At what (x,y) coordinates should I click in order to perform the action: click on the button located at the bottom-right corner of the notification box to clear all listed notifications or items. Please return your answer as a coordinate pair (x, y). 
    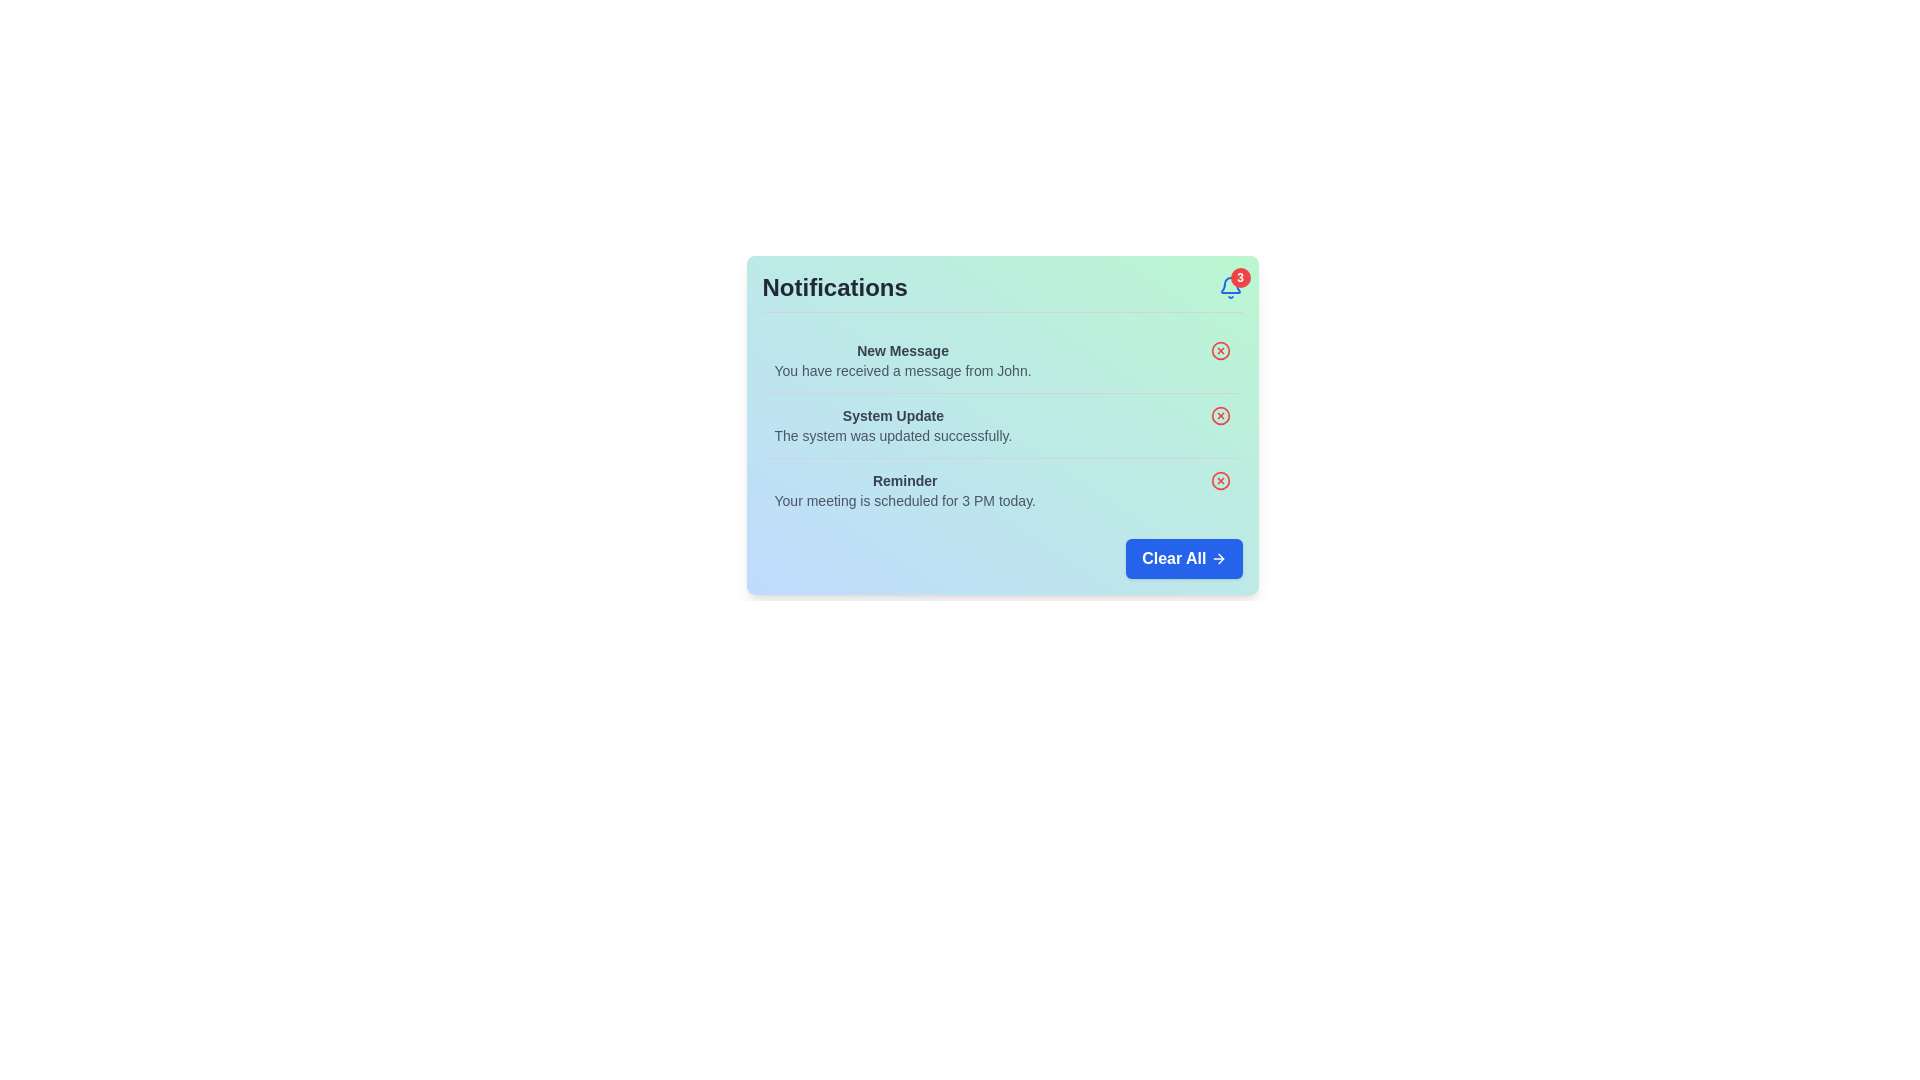
    Looking at the image, I should click on (1184, 559).